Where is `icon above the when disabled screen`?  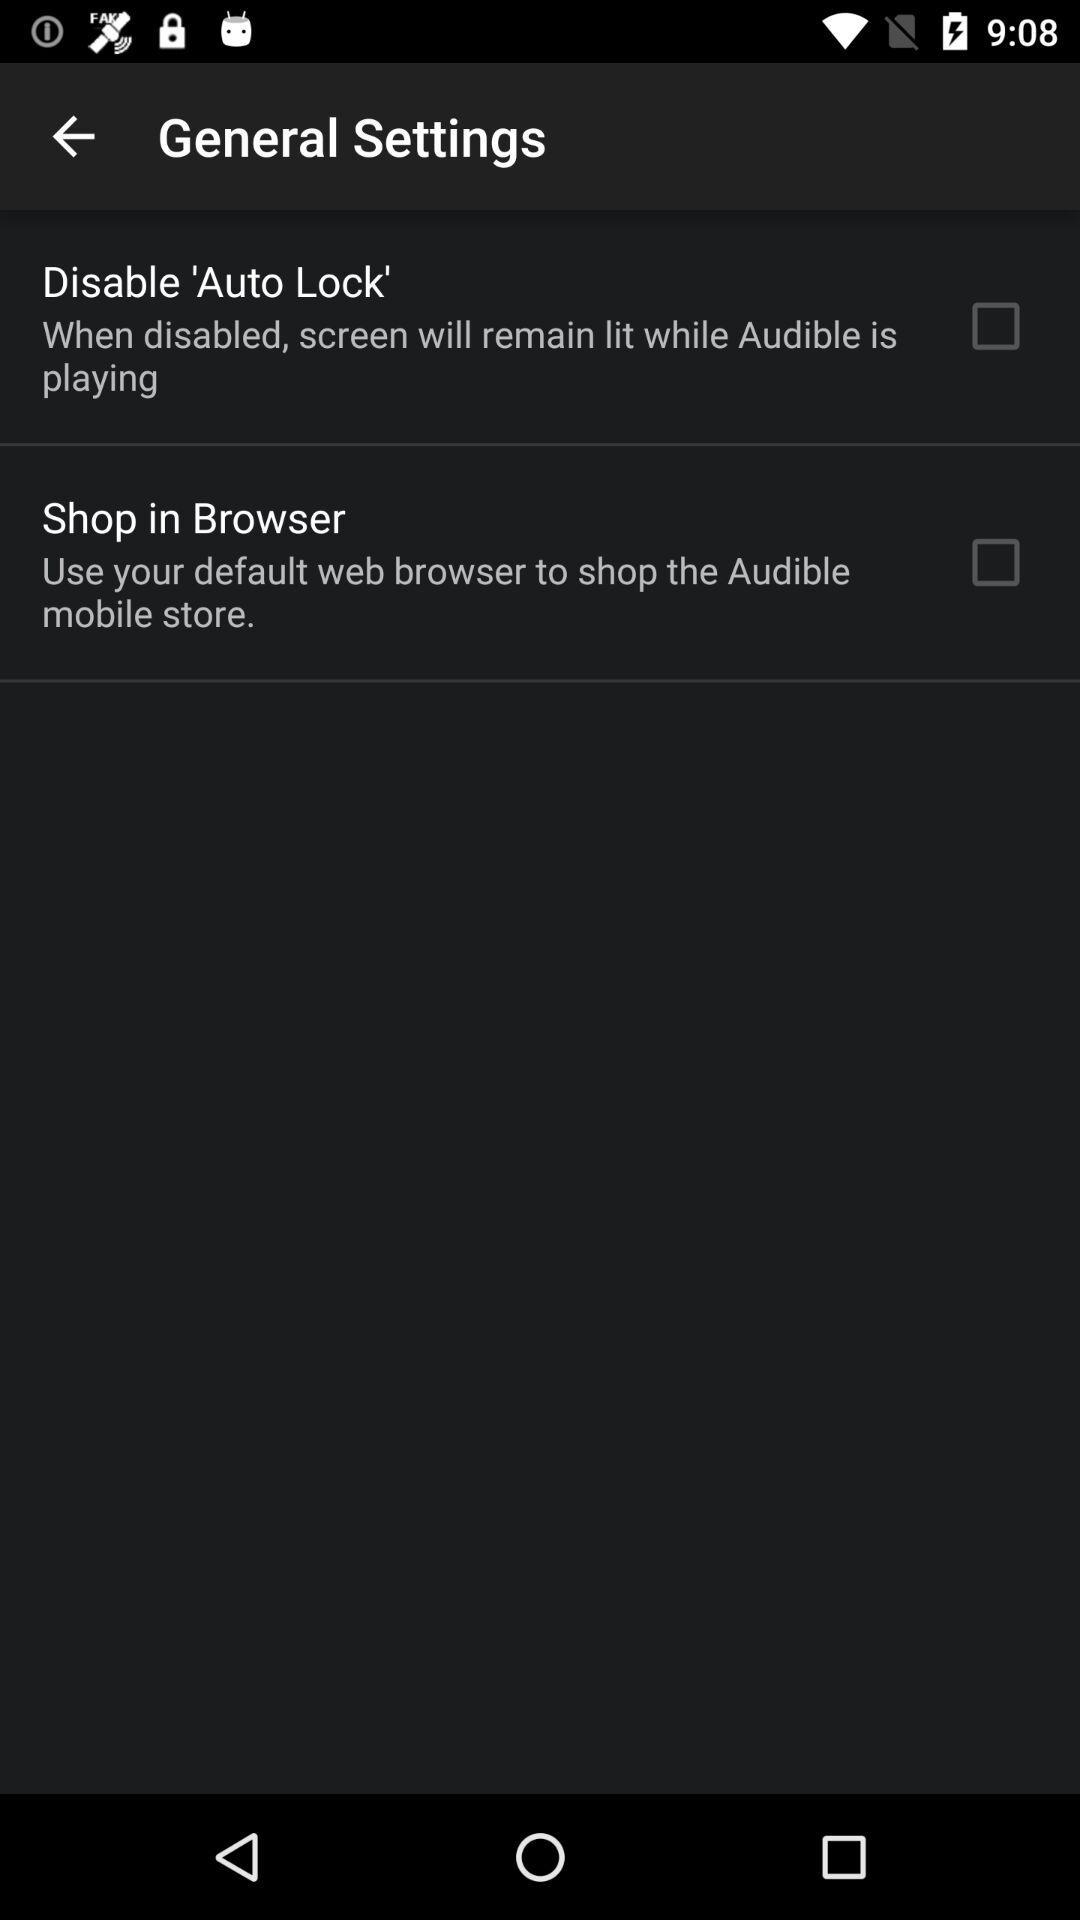
icon above the when disabled screen is located at coordinates (216, 279).